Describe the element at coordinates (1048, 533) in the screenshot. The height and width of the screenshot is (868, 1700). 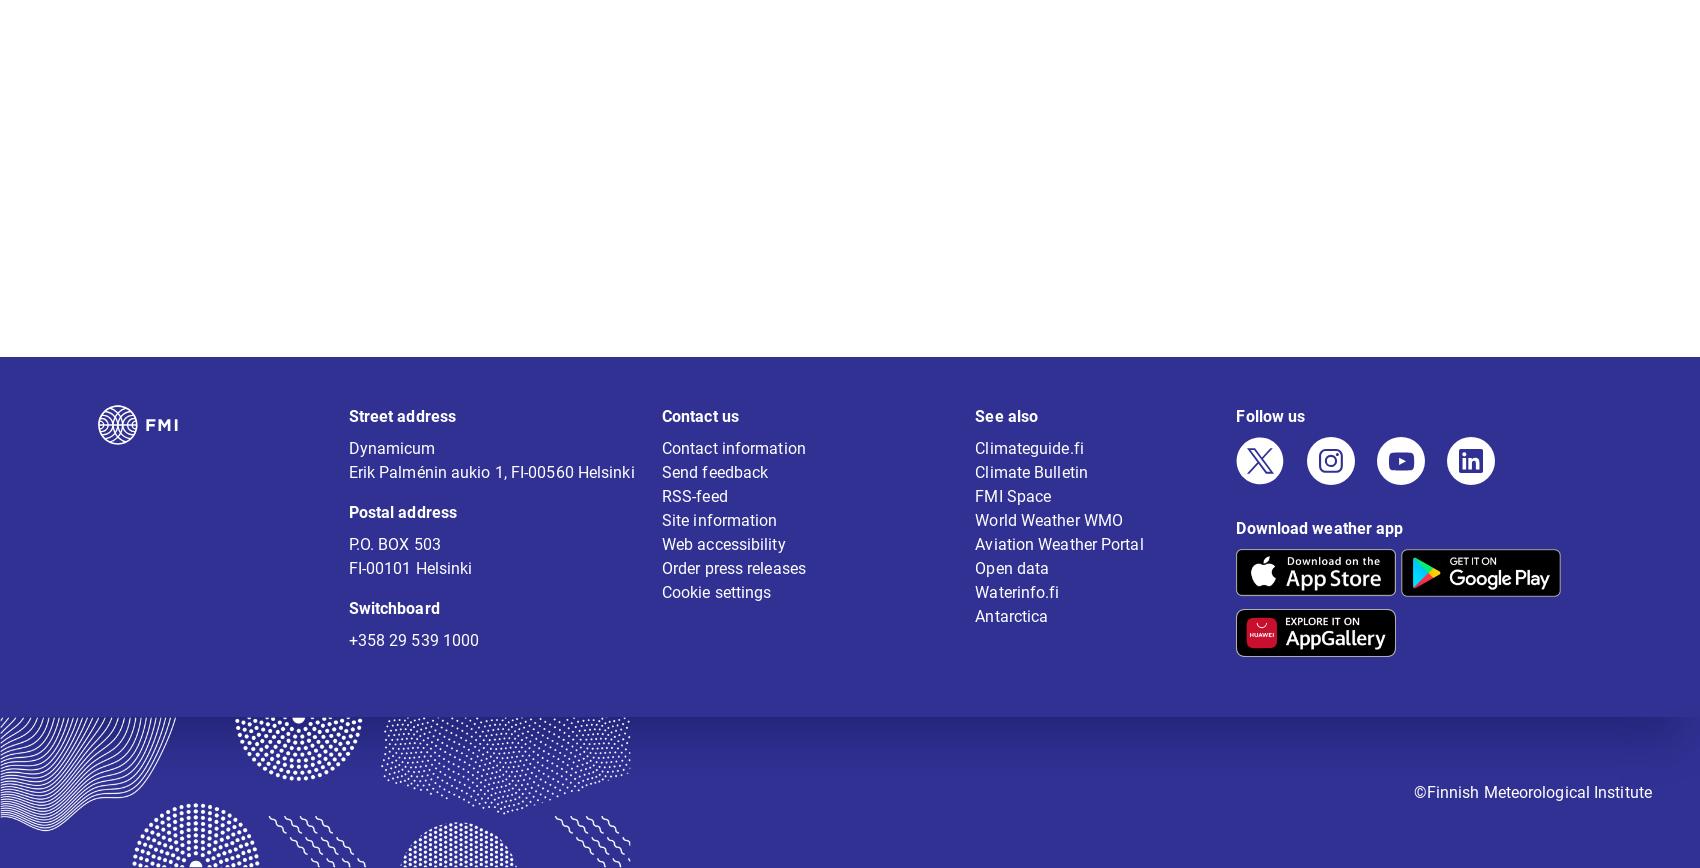
I see `'World Weather WMO'` at that location.